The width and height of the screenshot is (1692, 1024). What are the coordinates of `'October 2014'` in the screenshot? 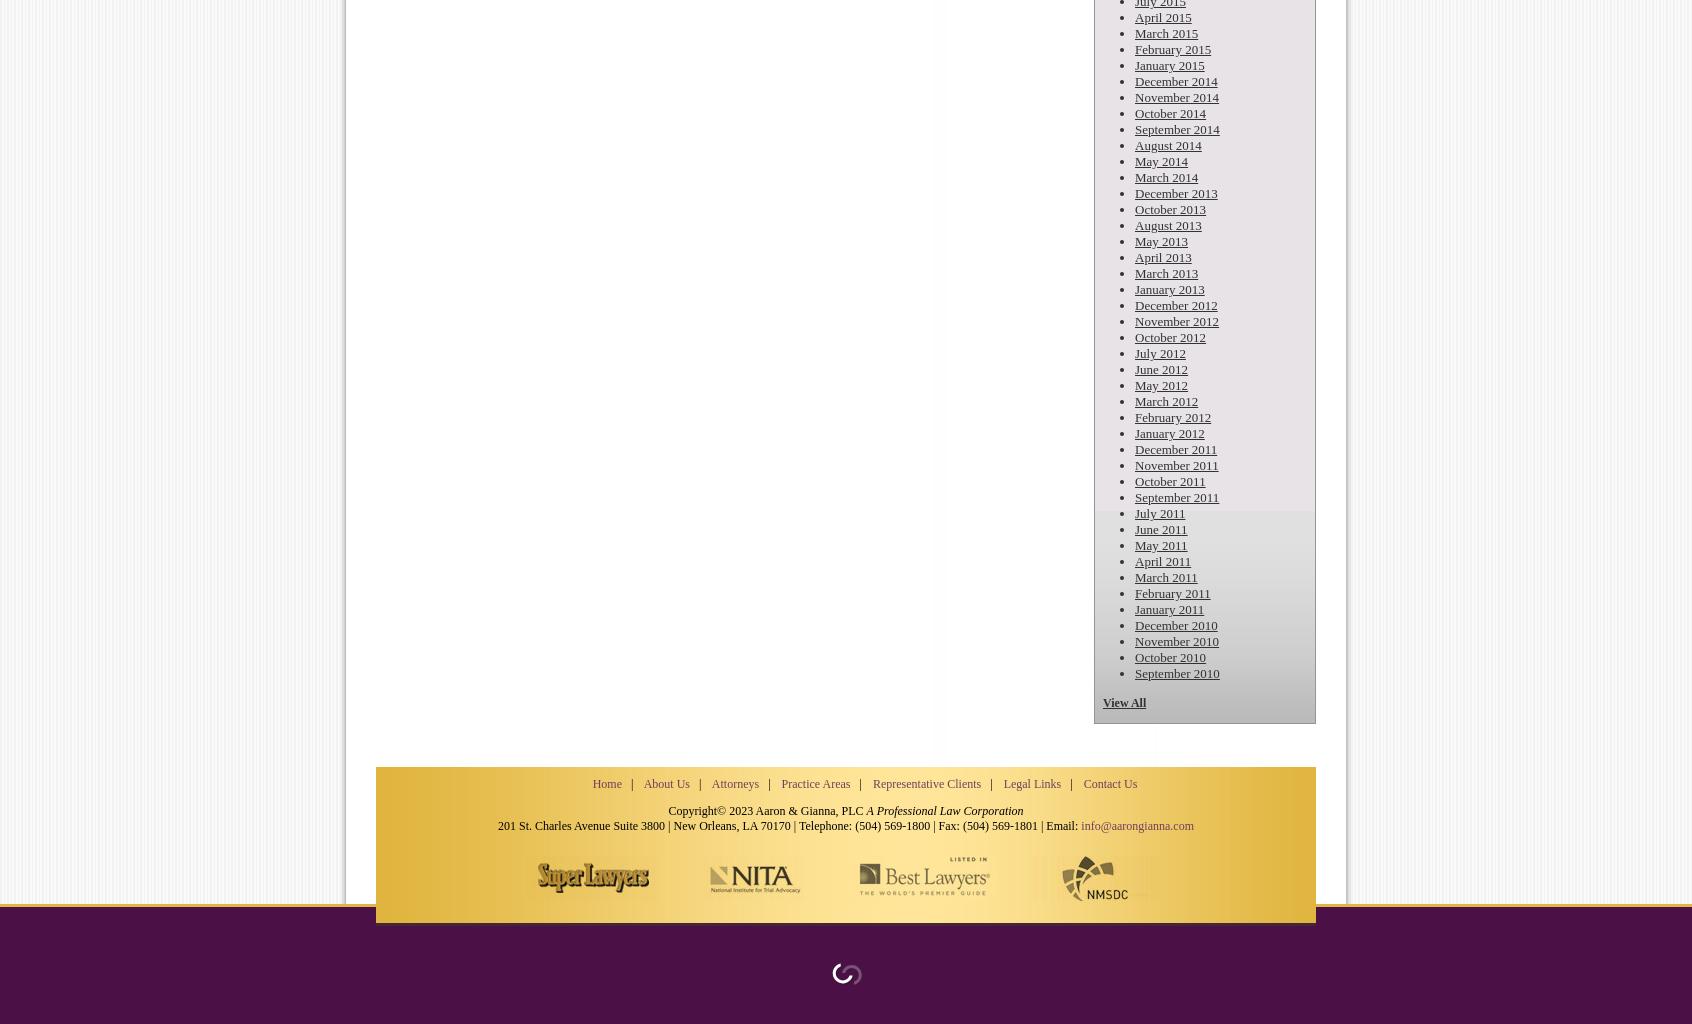 It's located at (1169, 113).